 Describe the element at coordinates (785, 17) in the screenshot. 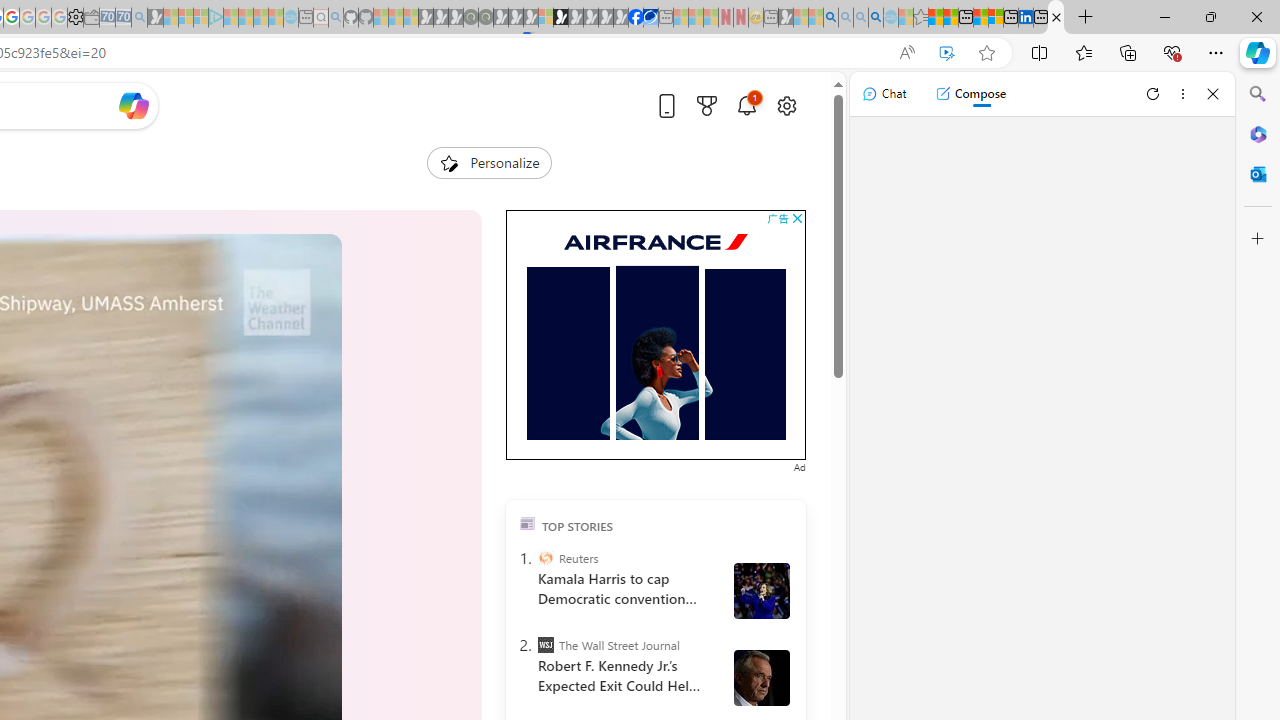

I see `'MSN - Sleeping'` at that location.